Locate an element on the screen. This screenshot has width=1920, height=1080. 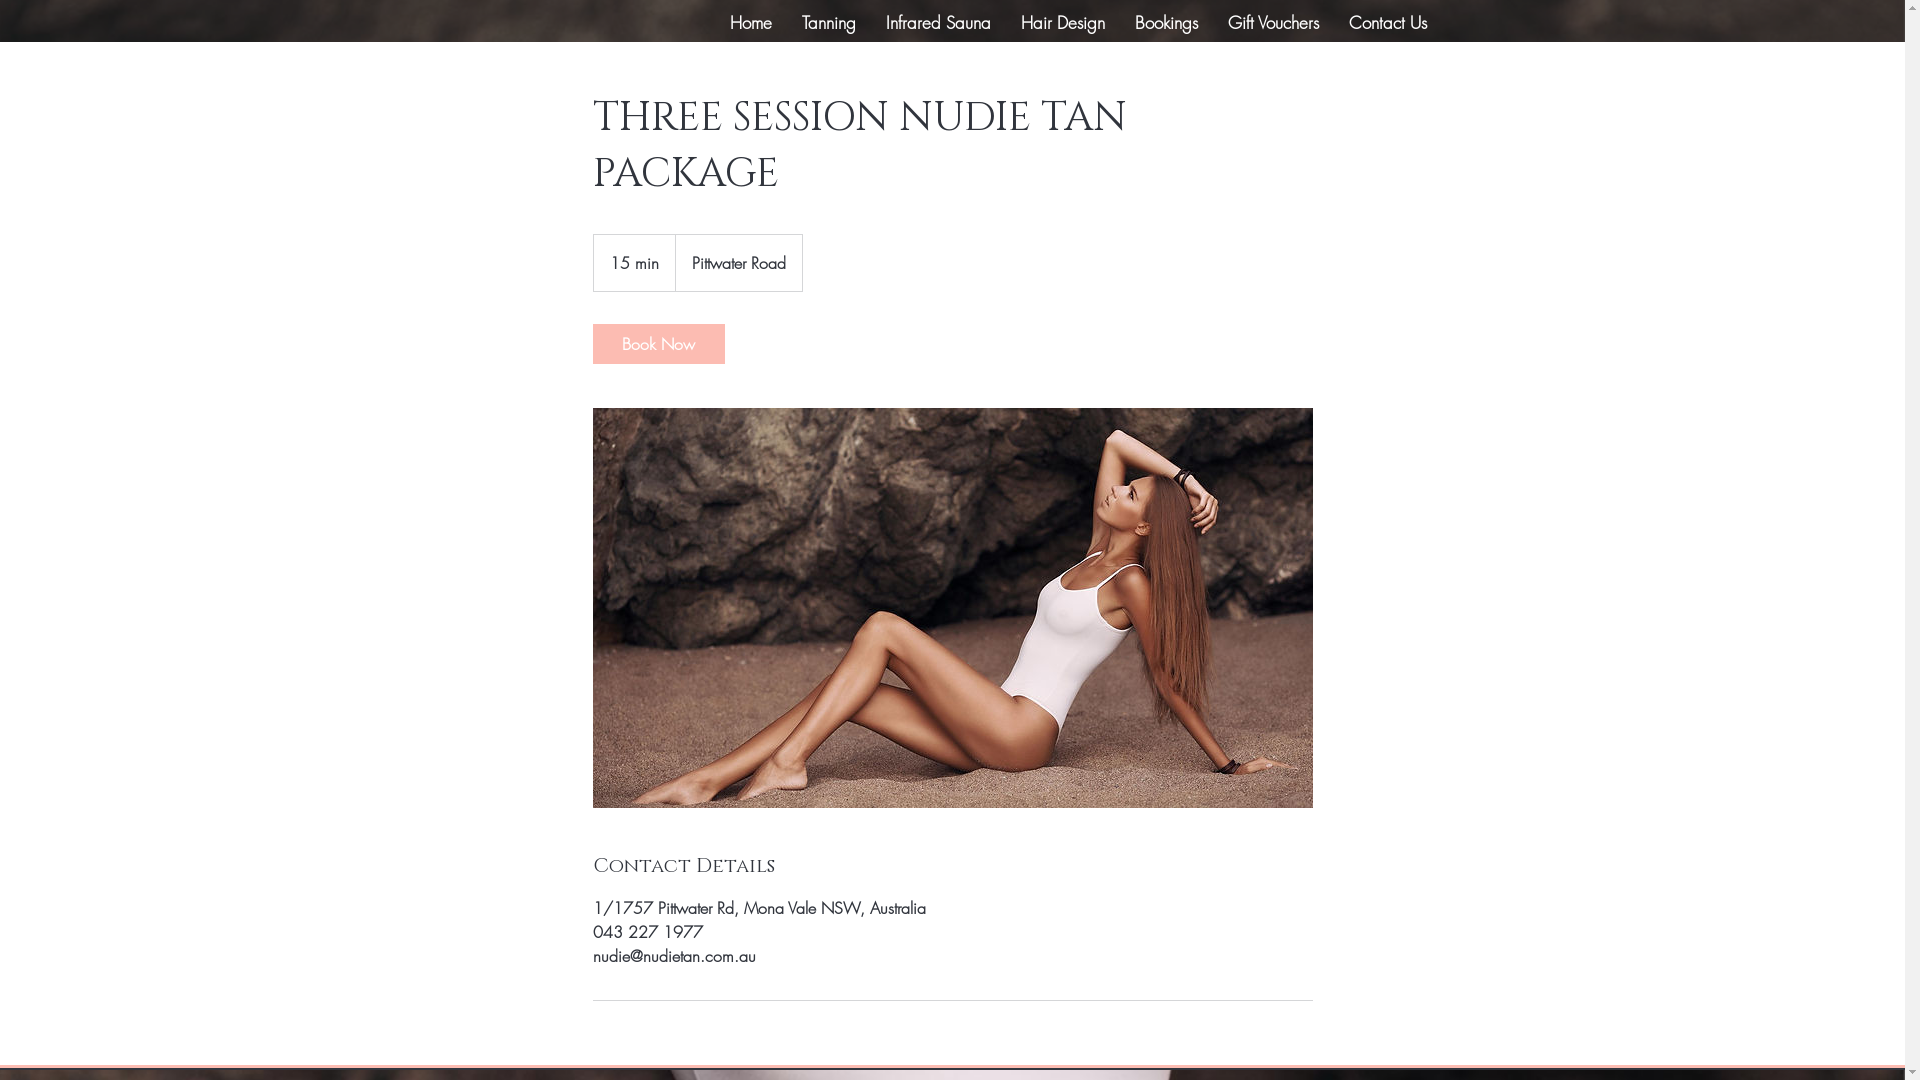
'Home' is located at coordinates (748, 23).